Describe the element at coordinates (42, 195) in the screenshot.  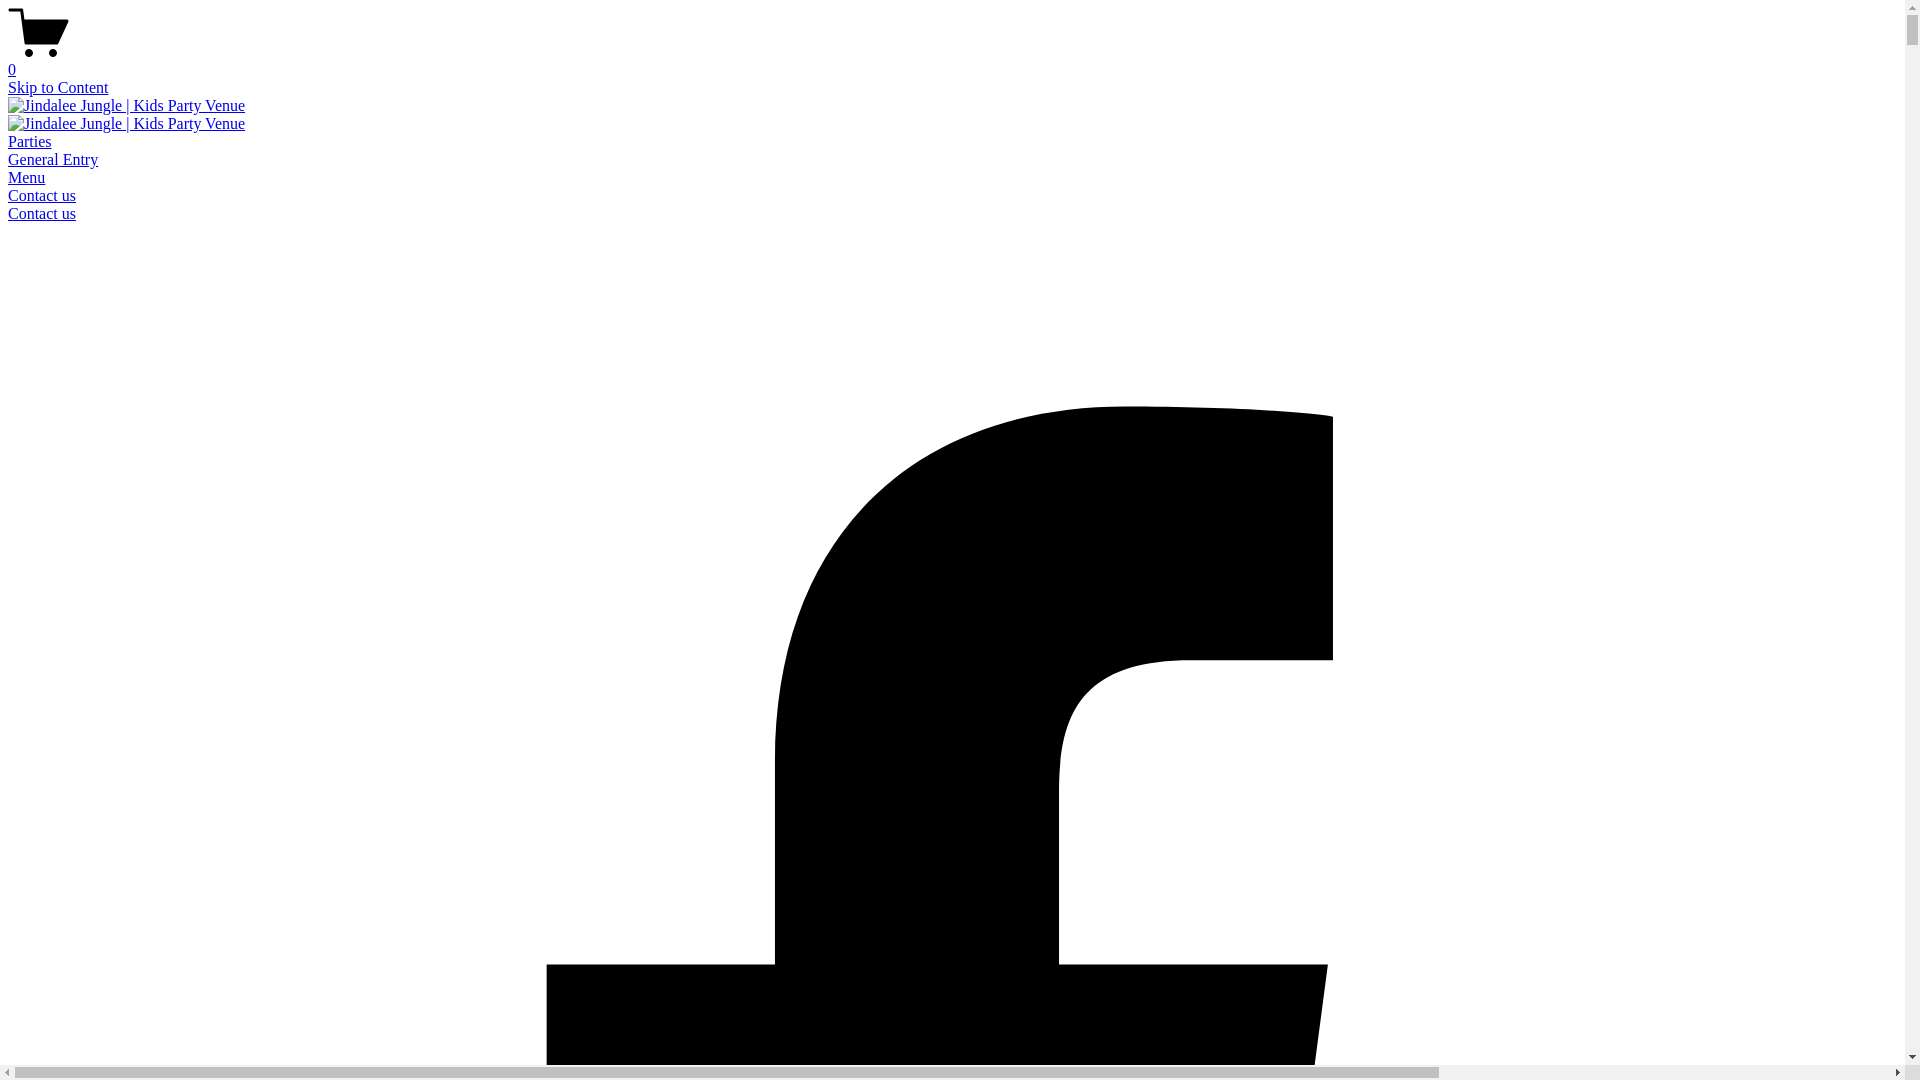
I see `'Contact us'` at that location.